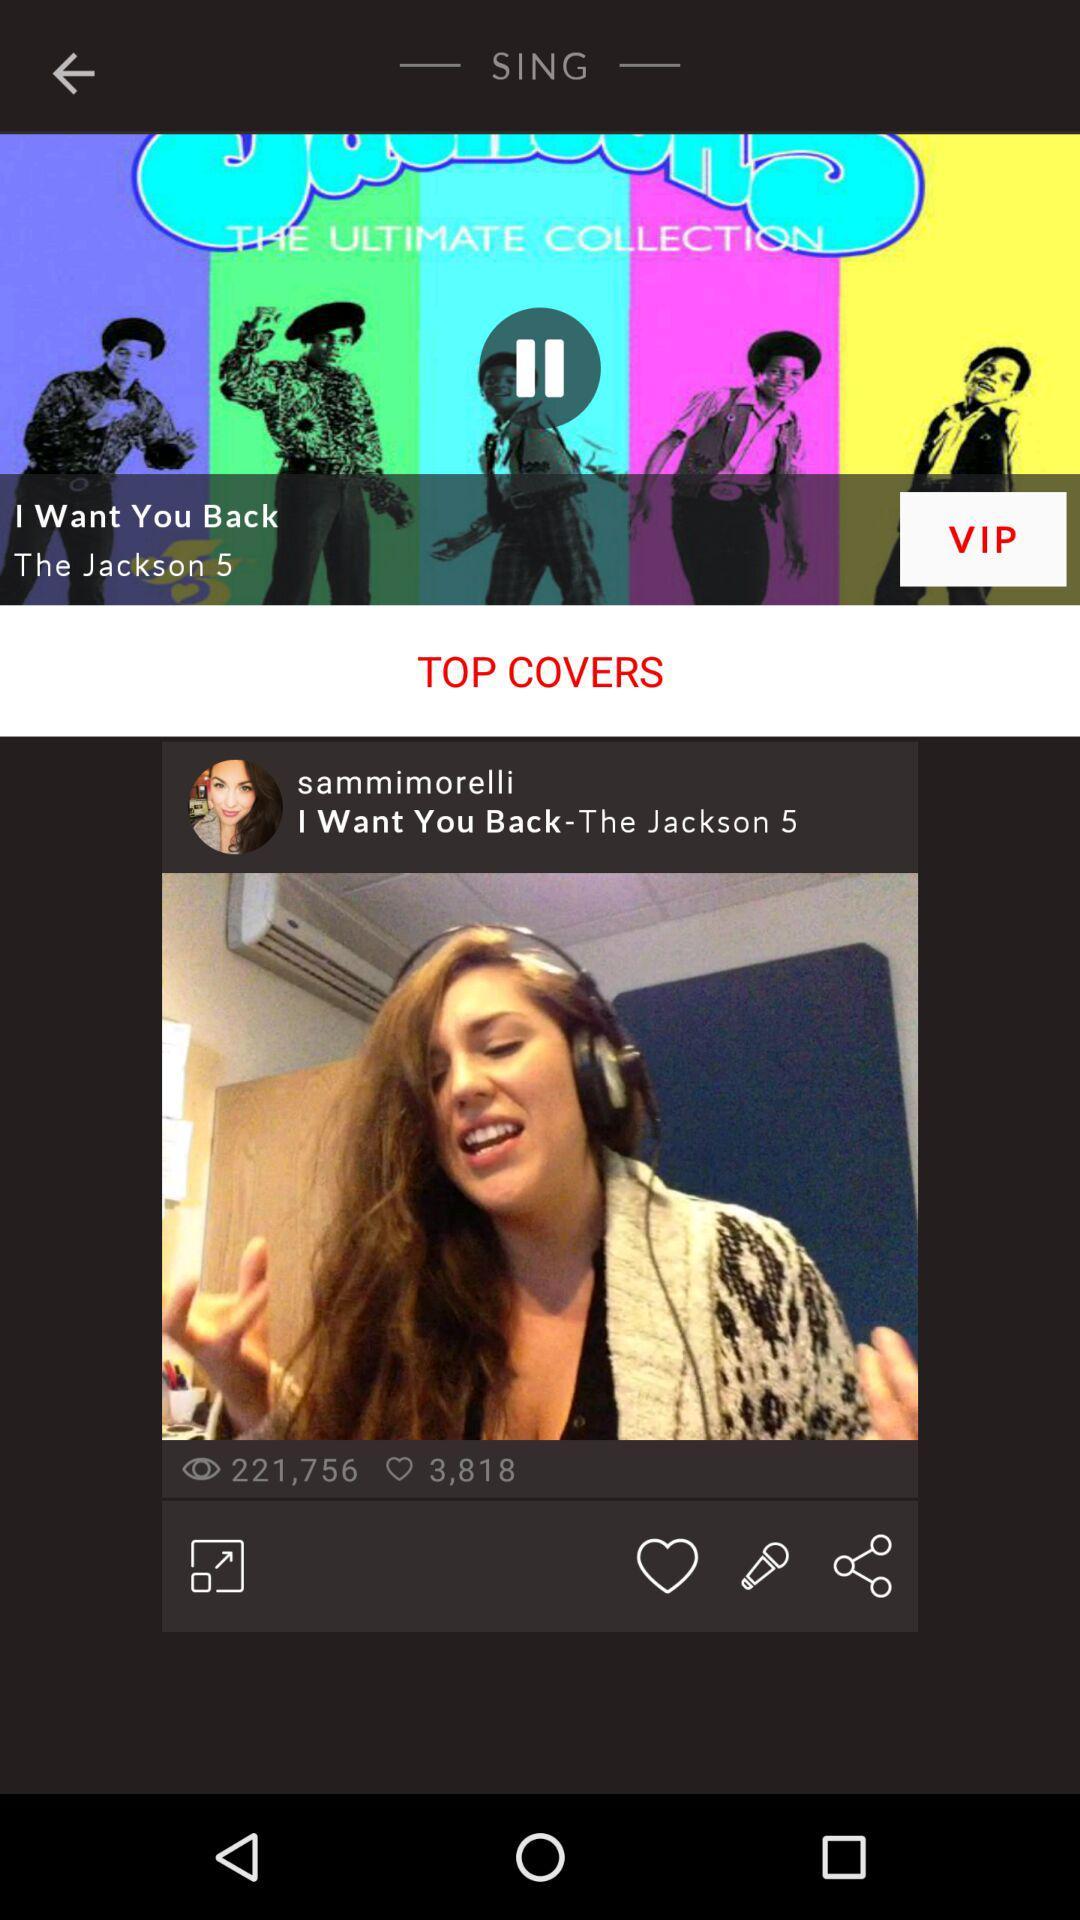 The image size is (1080, 1920). I want to click on item to the right of the i want you icon, so click(982, 539).